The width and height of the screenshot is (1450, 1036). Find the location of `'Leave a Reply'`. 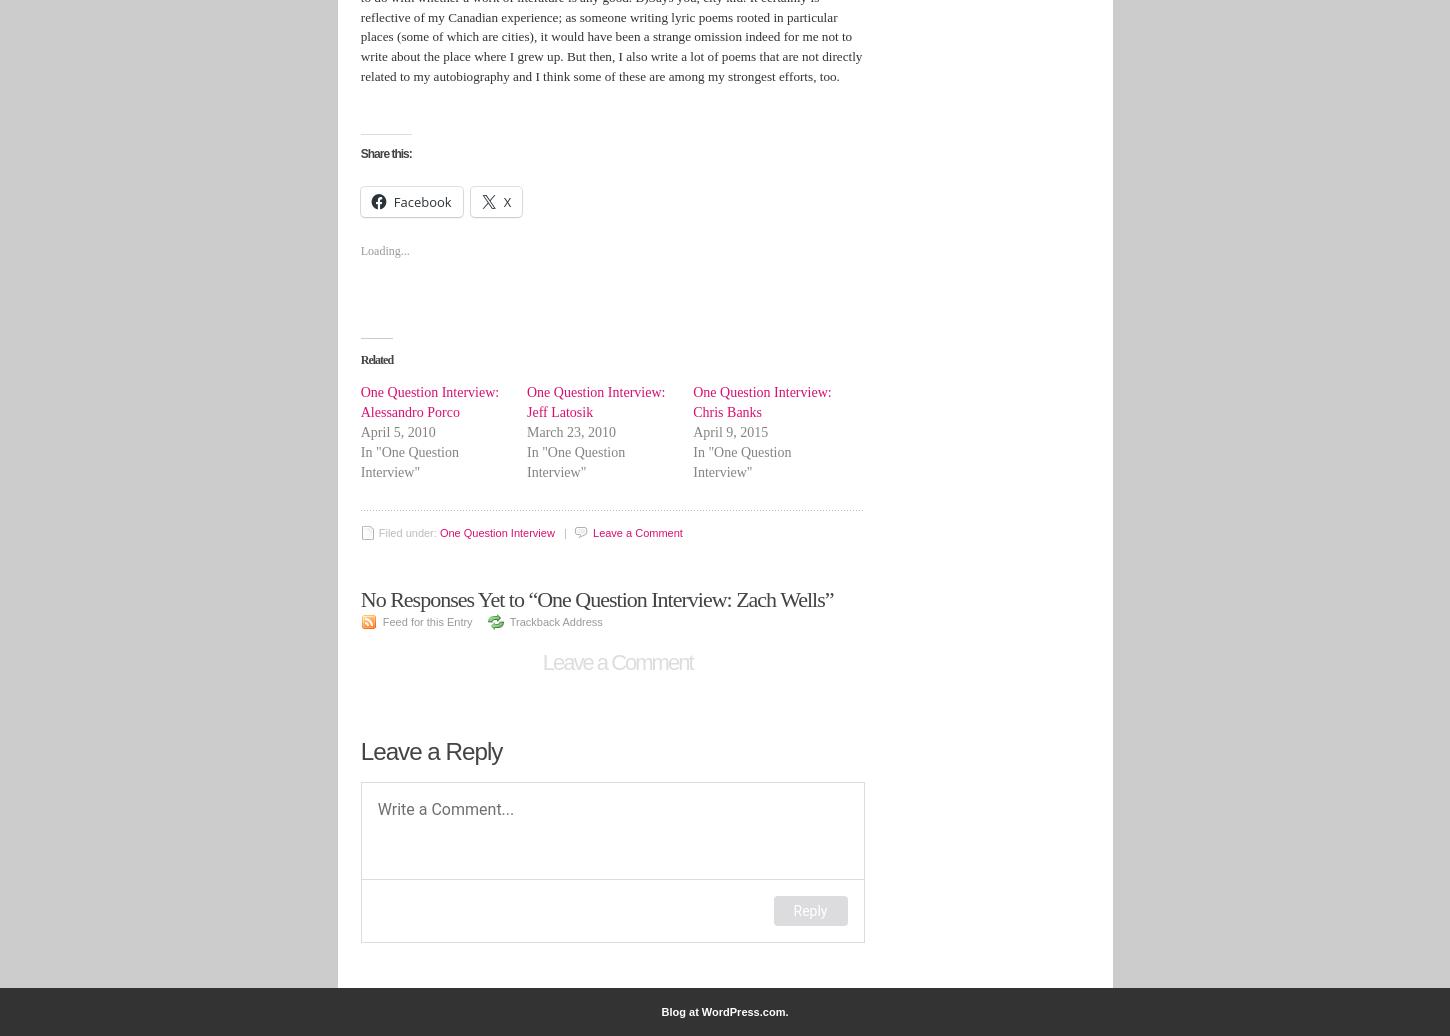

'Leave a Reply' is located at coordinates (429, 750).